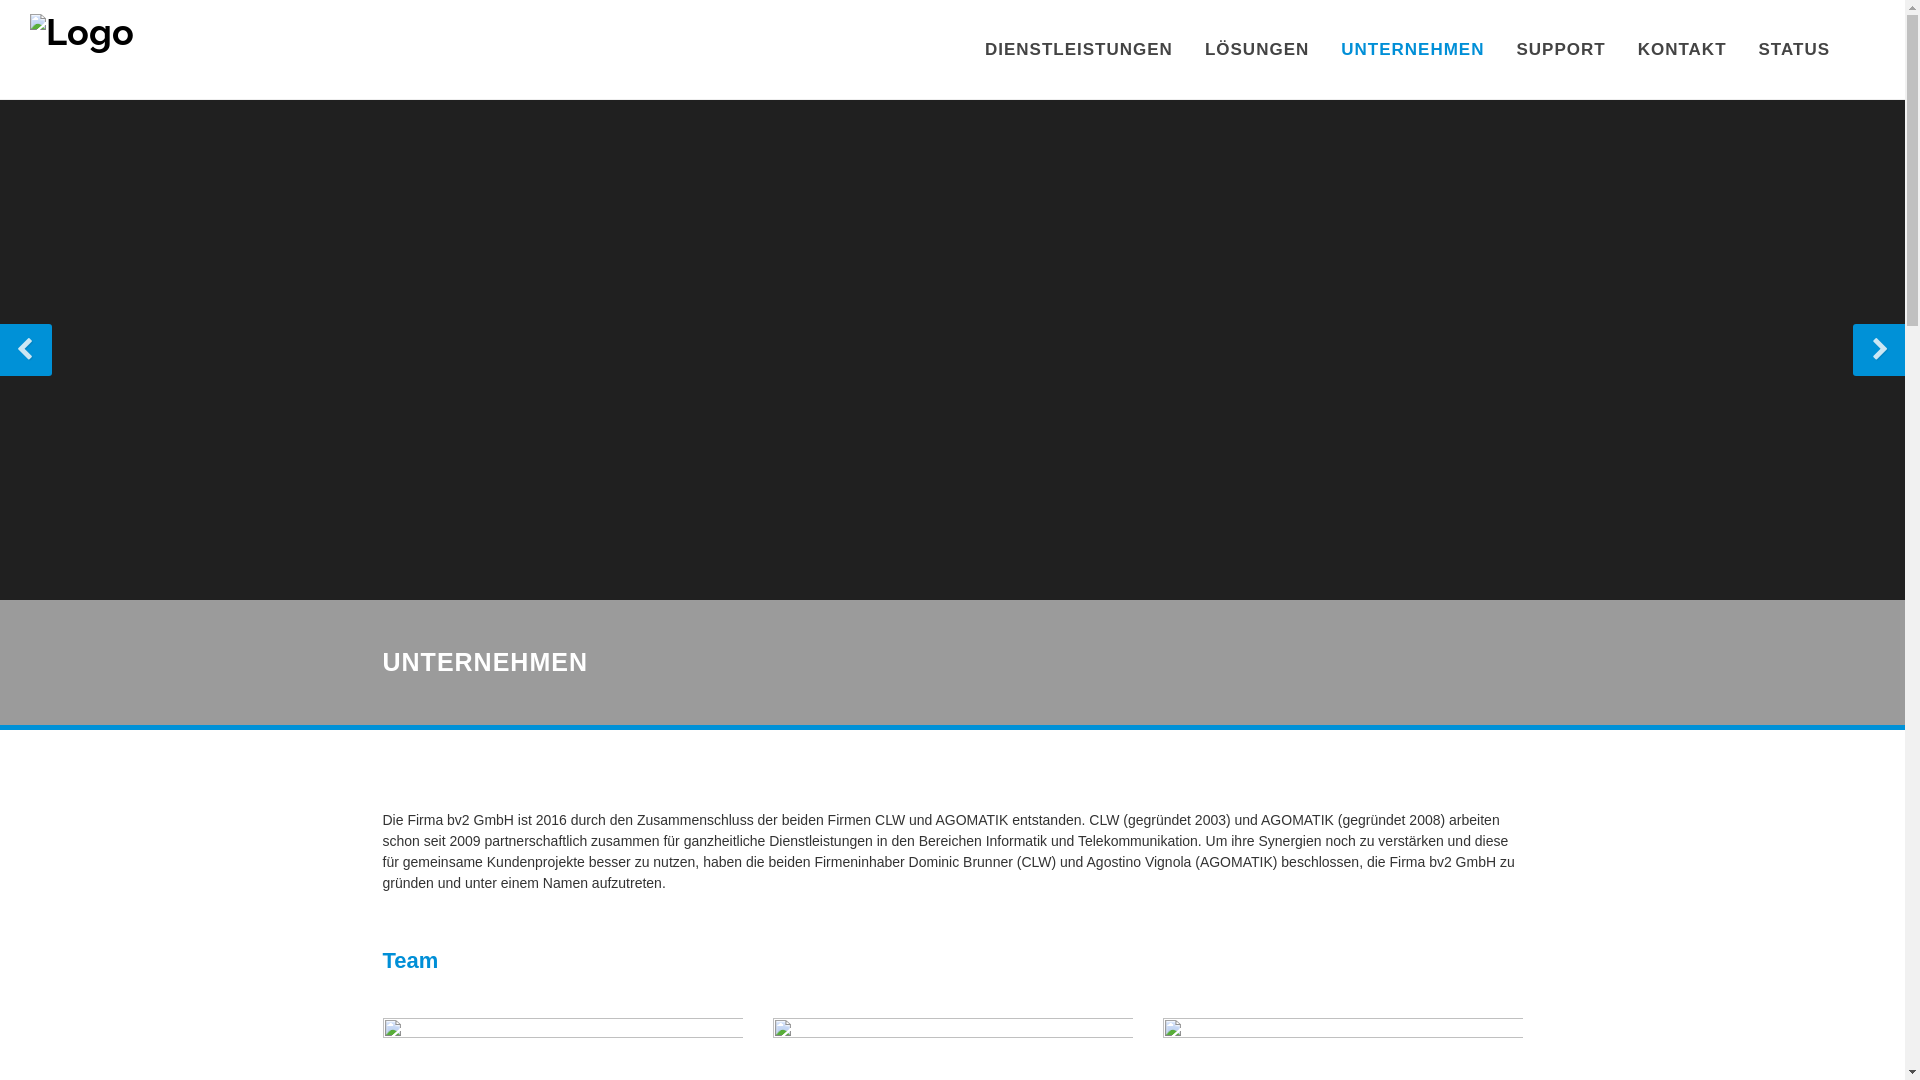 The image size is (1920, 1080). I want to click on 'UNTERNEHMEN', so click(1411, 49).